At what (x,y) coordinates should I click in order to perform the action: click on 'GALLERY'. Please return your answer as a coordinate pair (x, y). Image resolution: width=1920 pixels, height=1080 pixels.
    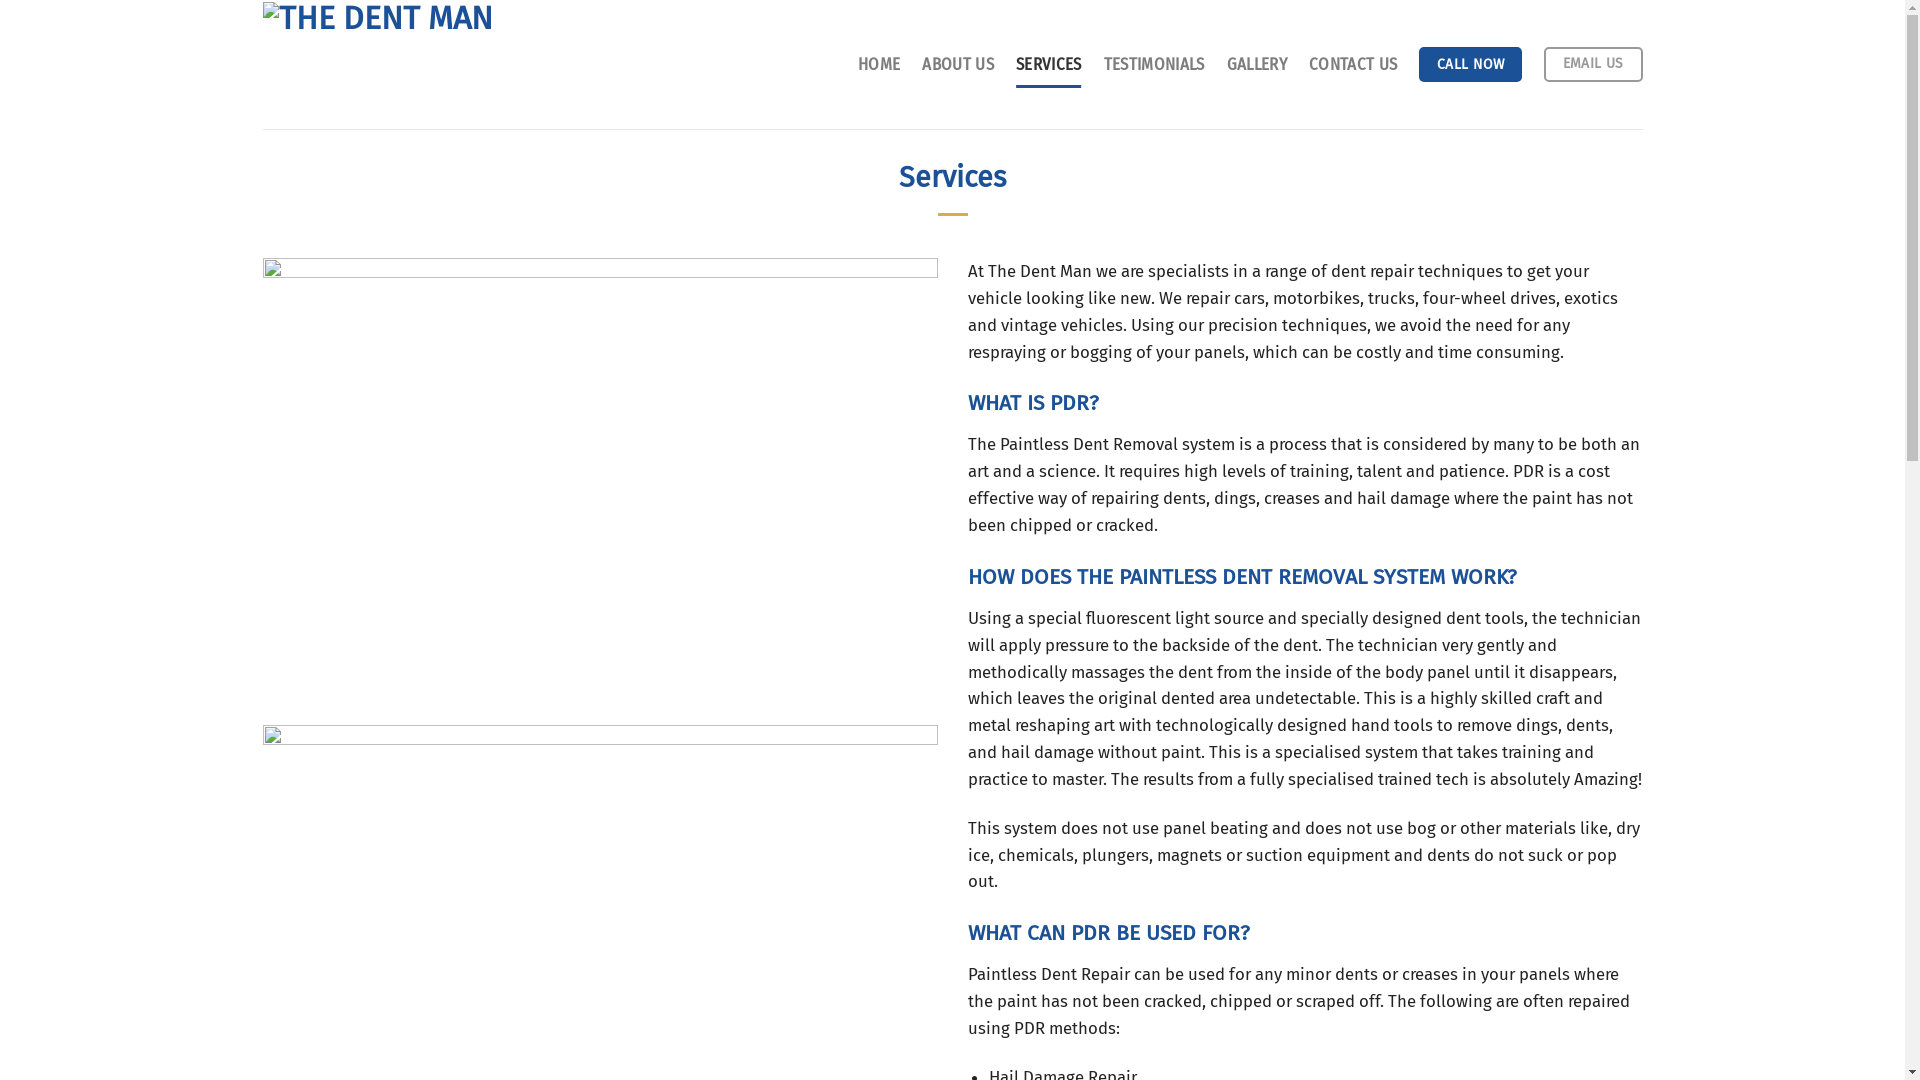
    Looking at the image, I should click on (1226, 63).